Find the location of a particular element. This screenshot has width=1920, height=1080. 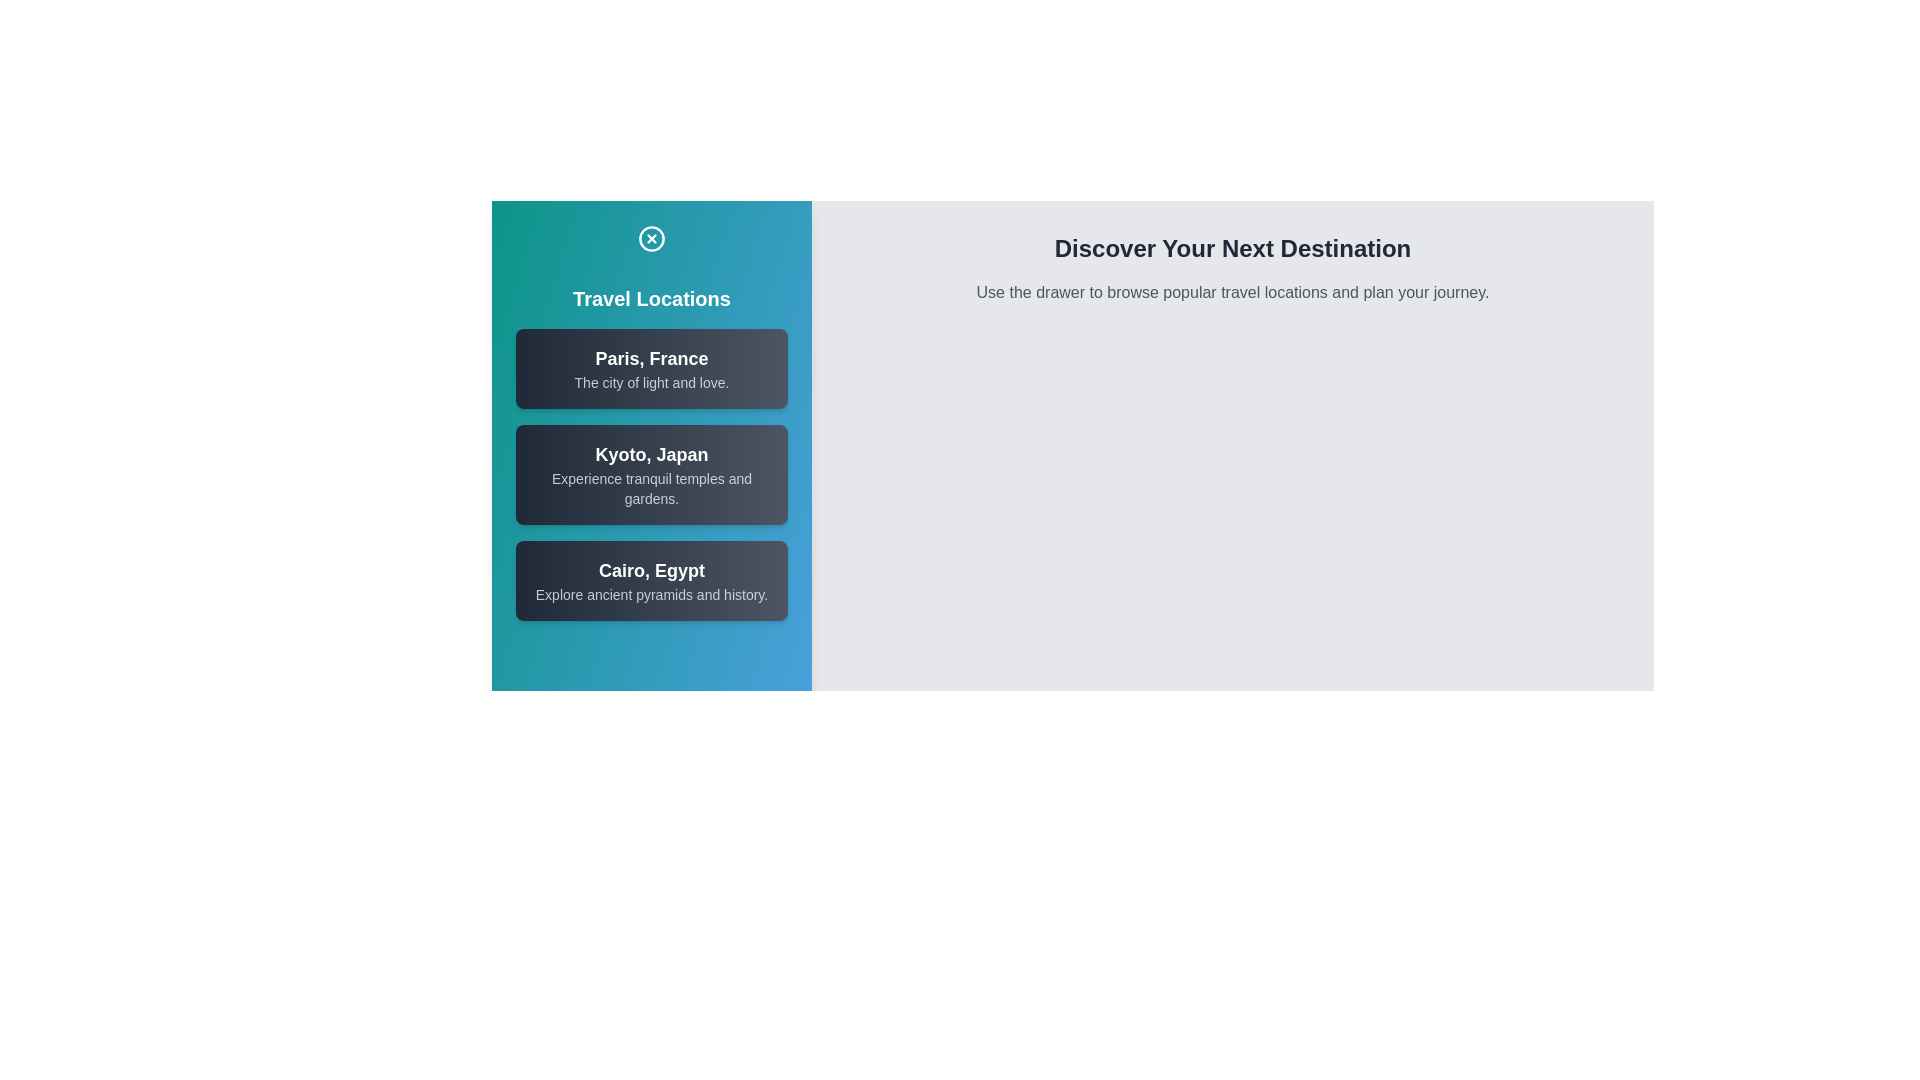

the location item corresponding to Paris, France is located at coordinates (652, 369).